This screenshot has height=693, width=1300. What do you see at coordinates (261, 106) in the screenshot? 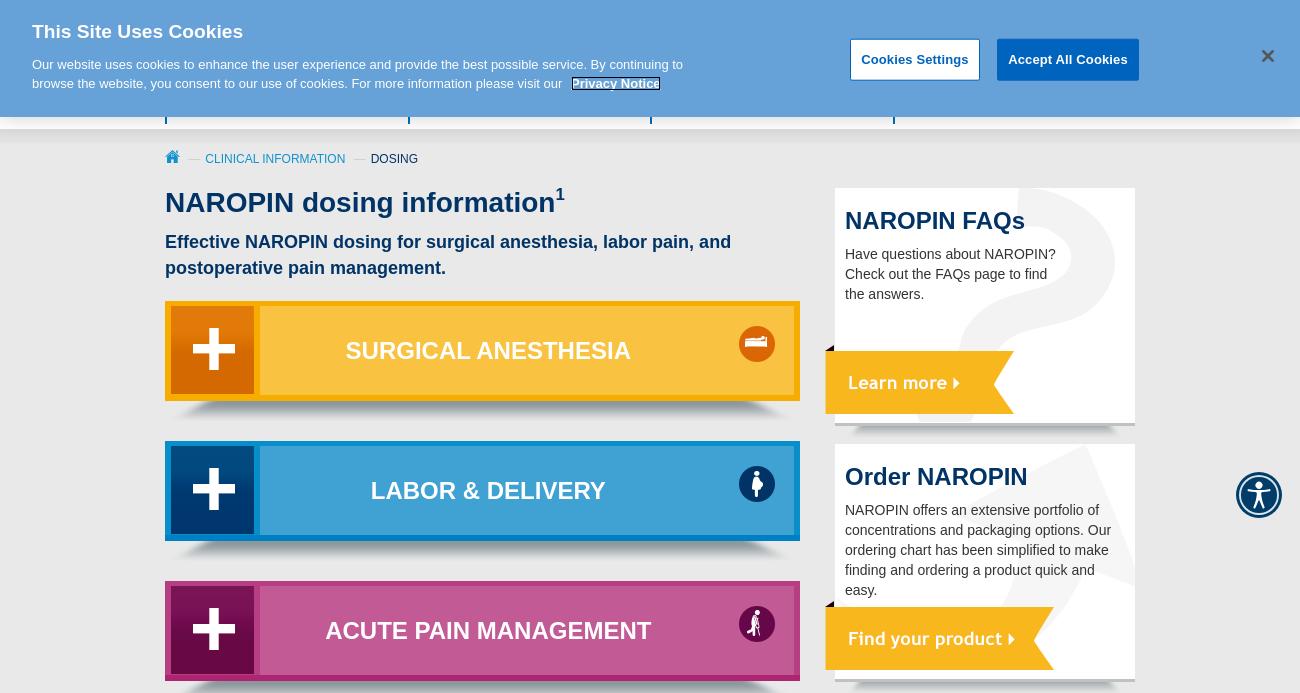
I see `'Value of NAROPIN'` at bounding box center [261, 106].